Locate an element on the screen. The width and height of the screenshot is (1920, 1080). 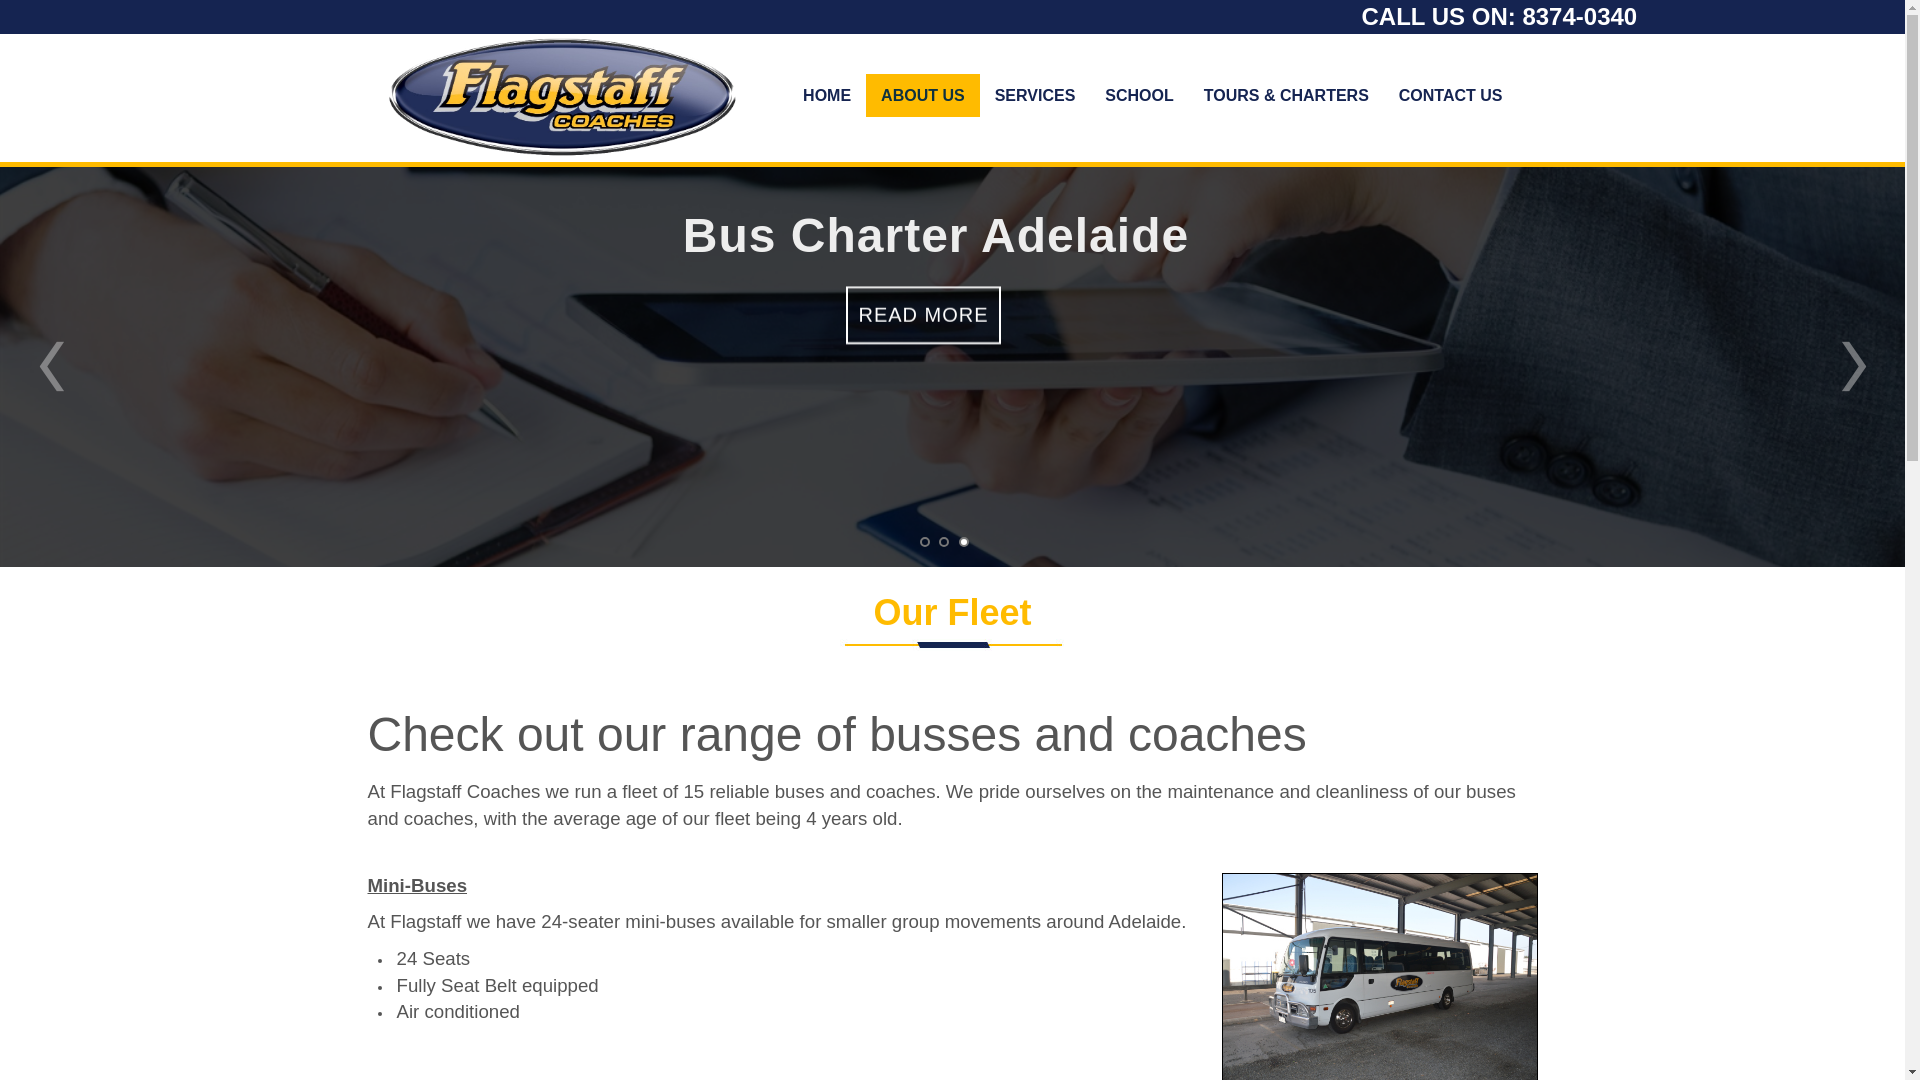
'HOME' is located at coordinates (826, 95).